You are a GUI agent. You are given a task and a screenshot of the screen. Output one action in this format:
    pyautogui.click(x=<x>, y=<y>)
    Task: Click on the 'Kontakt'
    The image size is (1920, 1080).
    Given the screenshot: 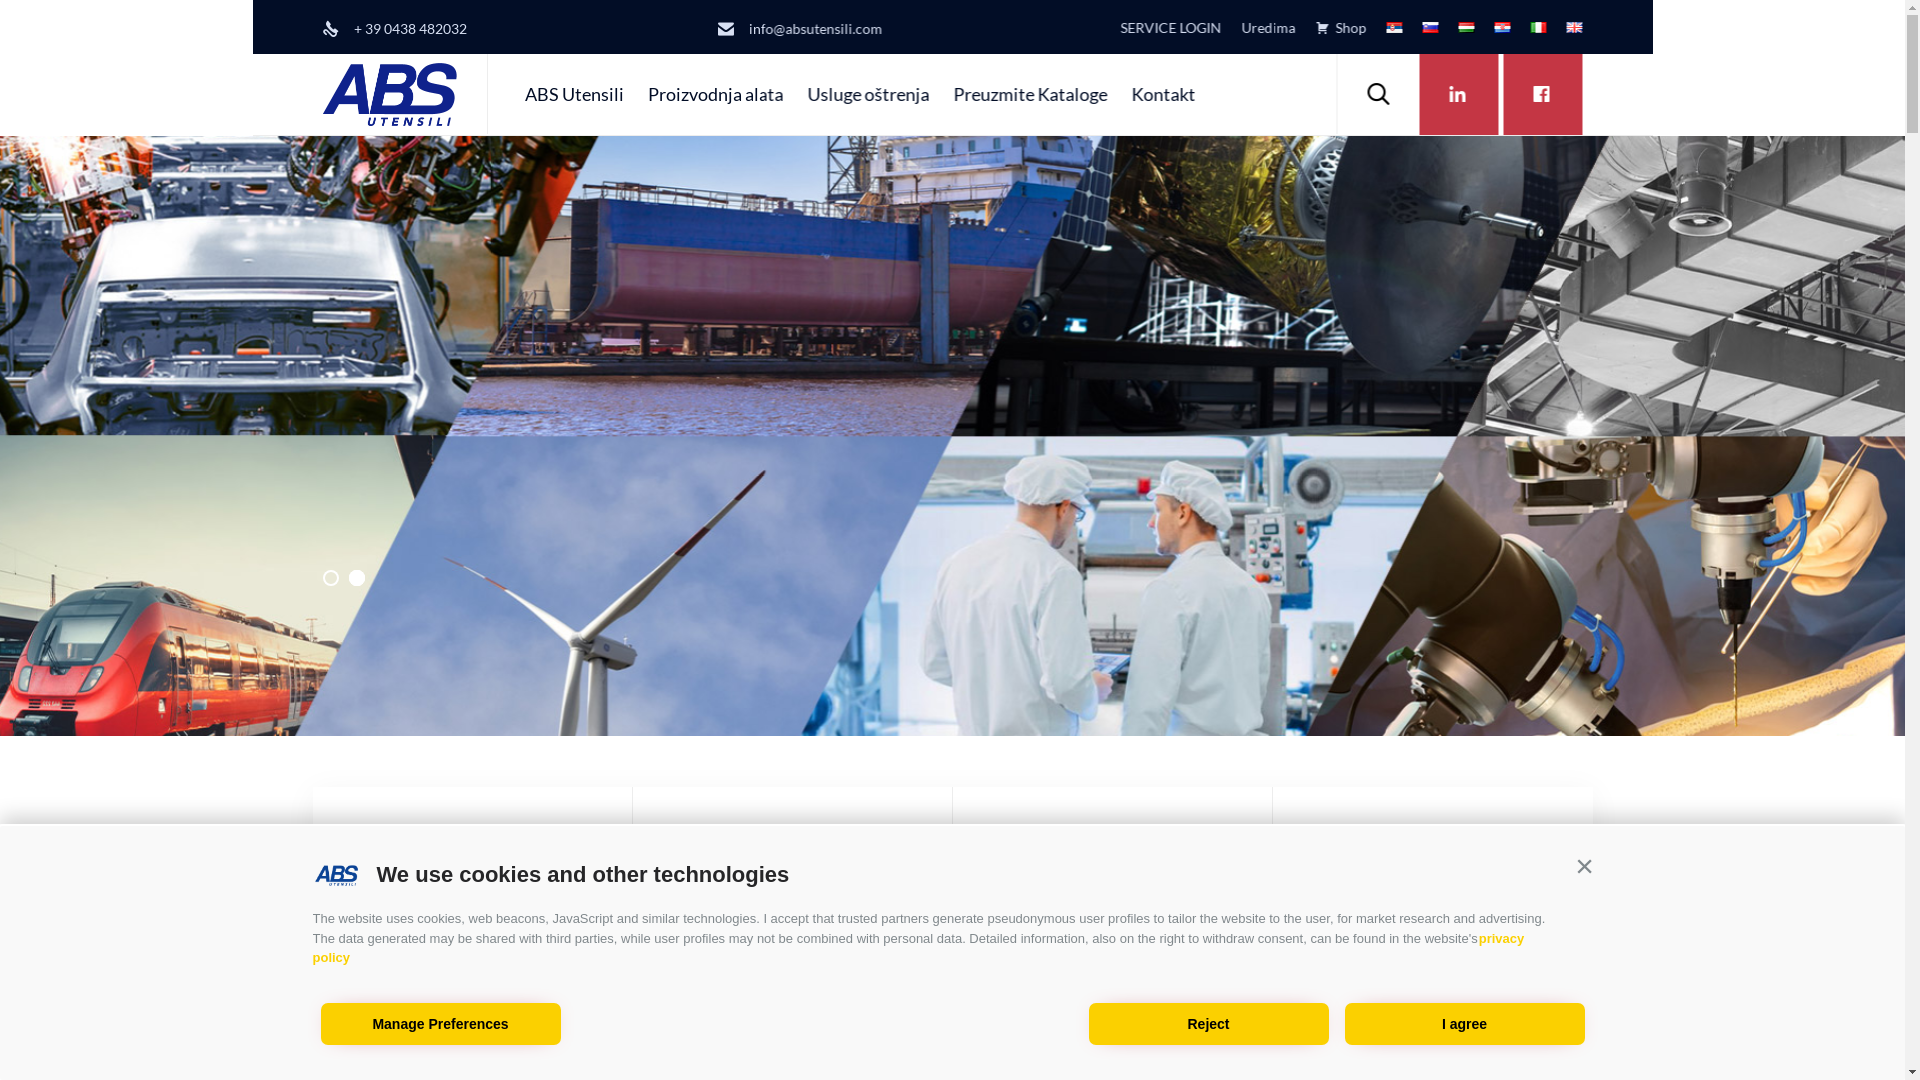 What is the action you would take?
    pyautogui.click(x=1117, y=93)
    